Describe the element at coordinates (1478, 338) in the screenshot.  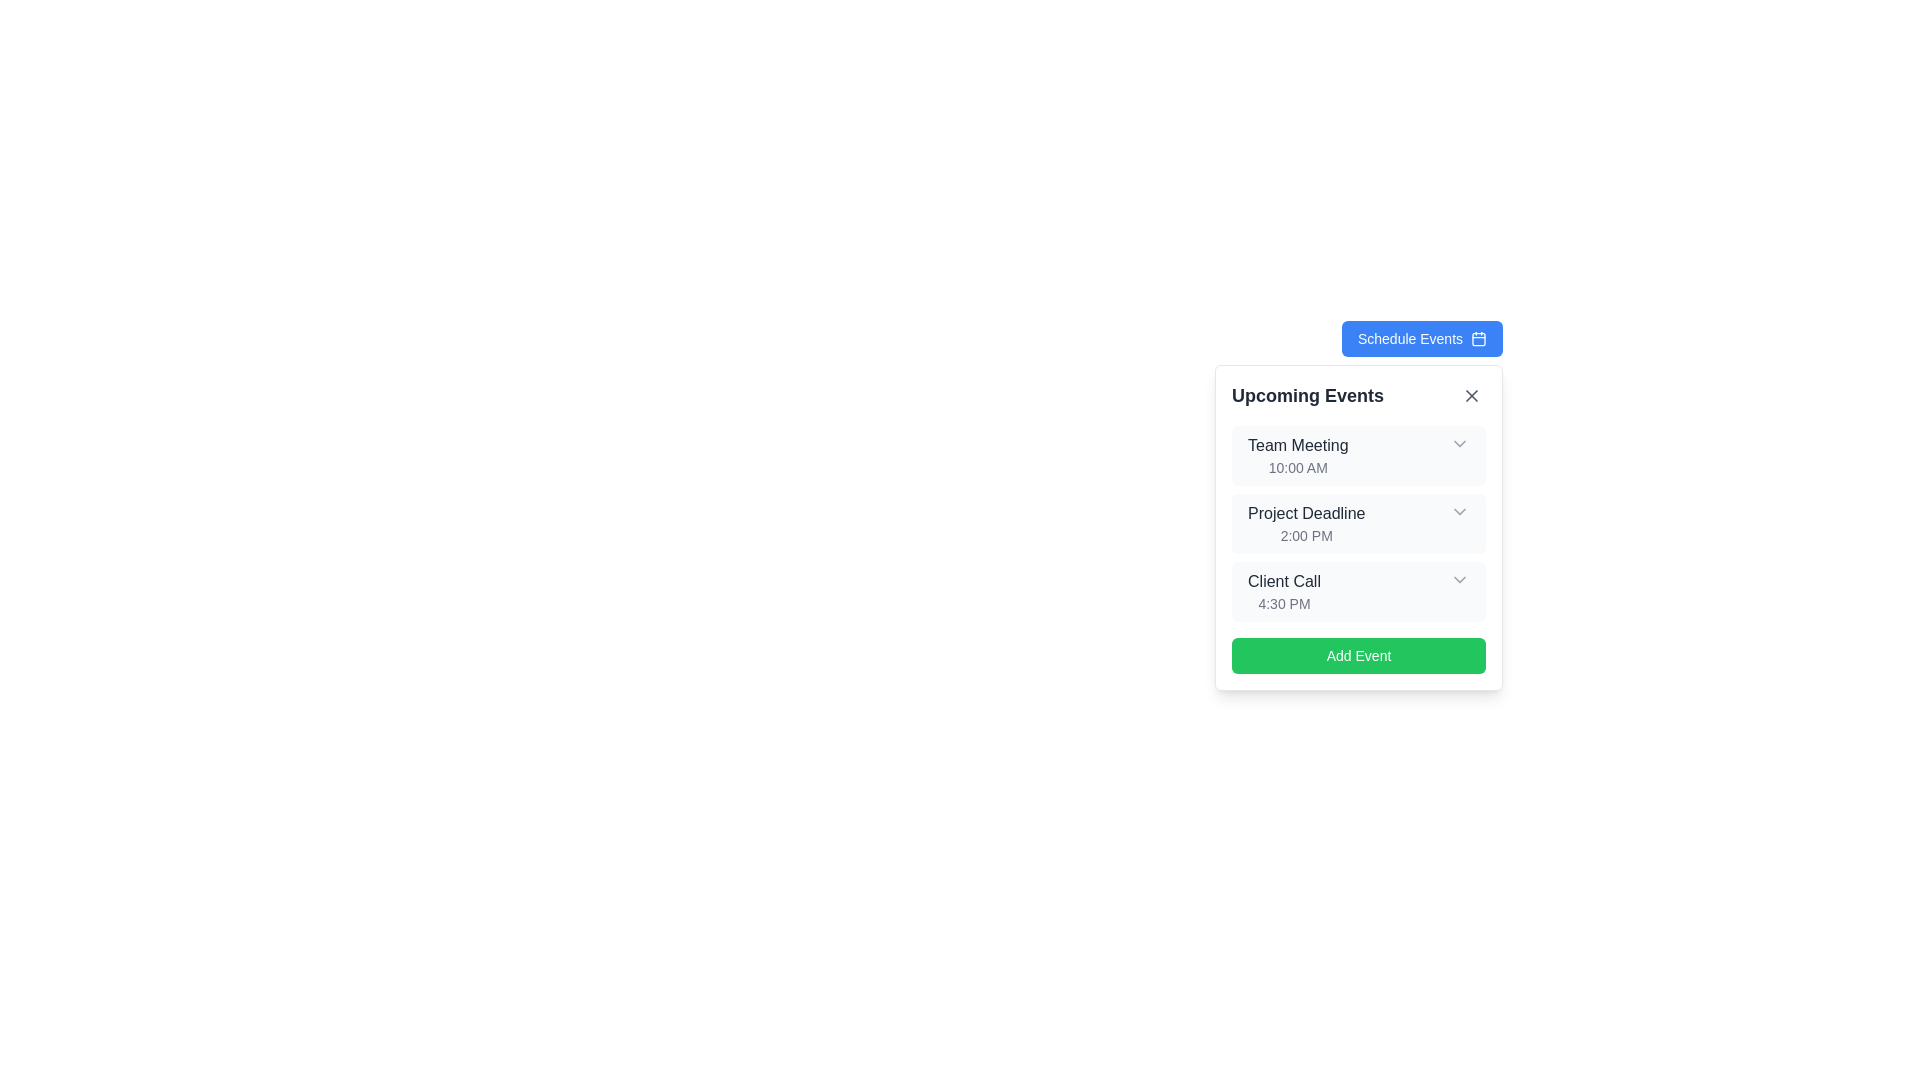
I see `the 'Schedule Events' icon, which is a blue rounded button located at the top-right corner of the interface, to the right of the text 'Schedule Events'` at that location.